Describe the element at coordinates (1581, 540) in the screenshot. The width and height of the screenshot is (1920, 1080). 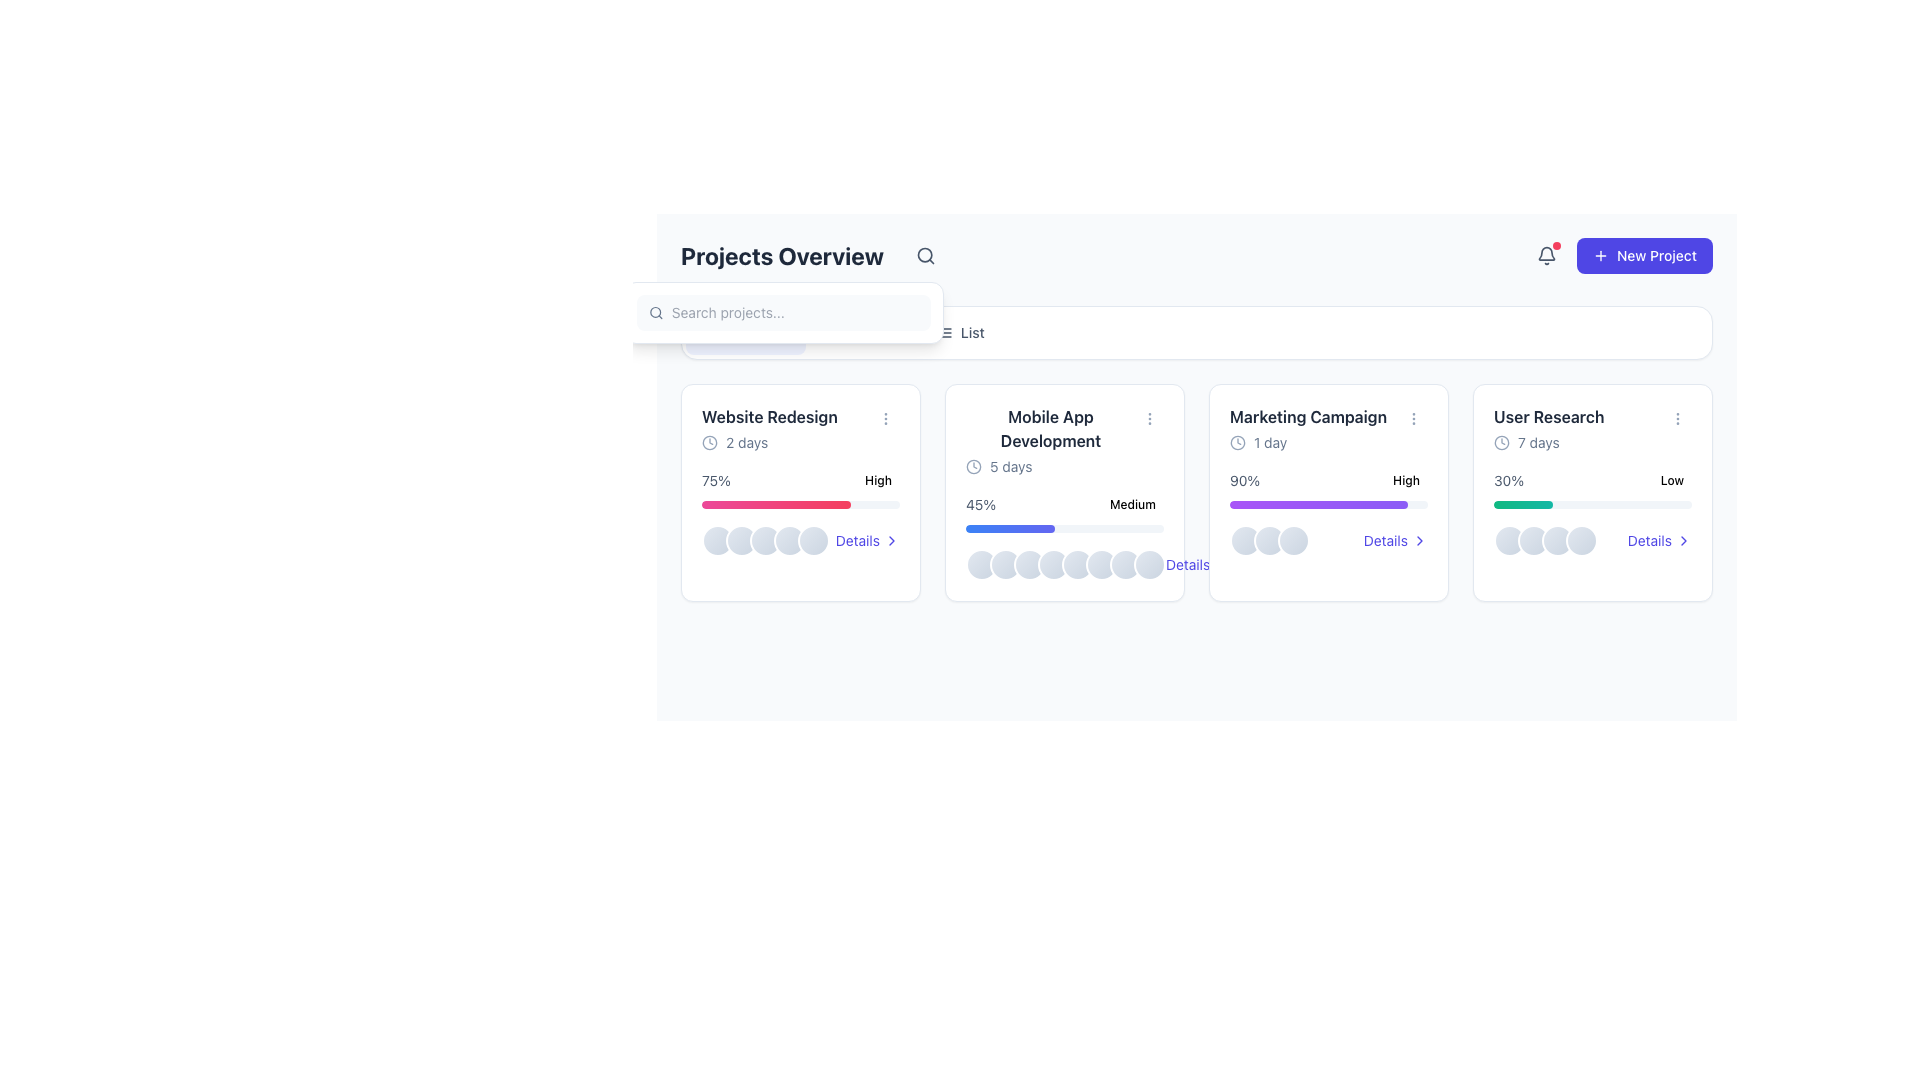
I see `the appearance of the fourth circle in the group of avatars at the bottom of the 'User Research' card` at that location.